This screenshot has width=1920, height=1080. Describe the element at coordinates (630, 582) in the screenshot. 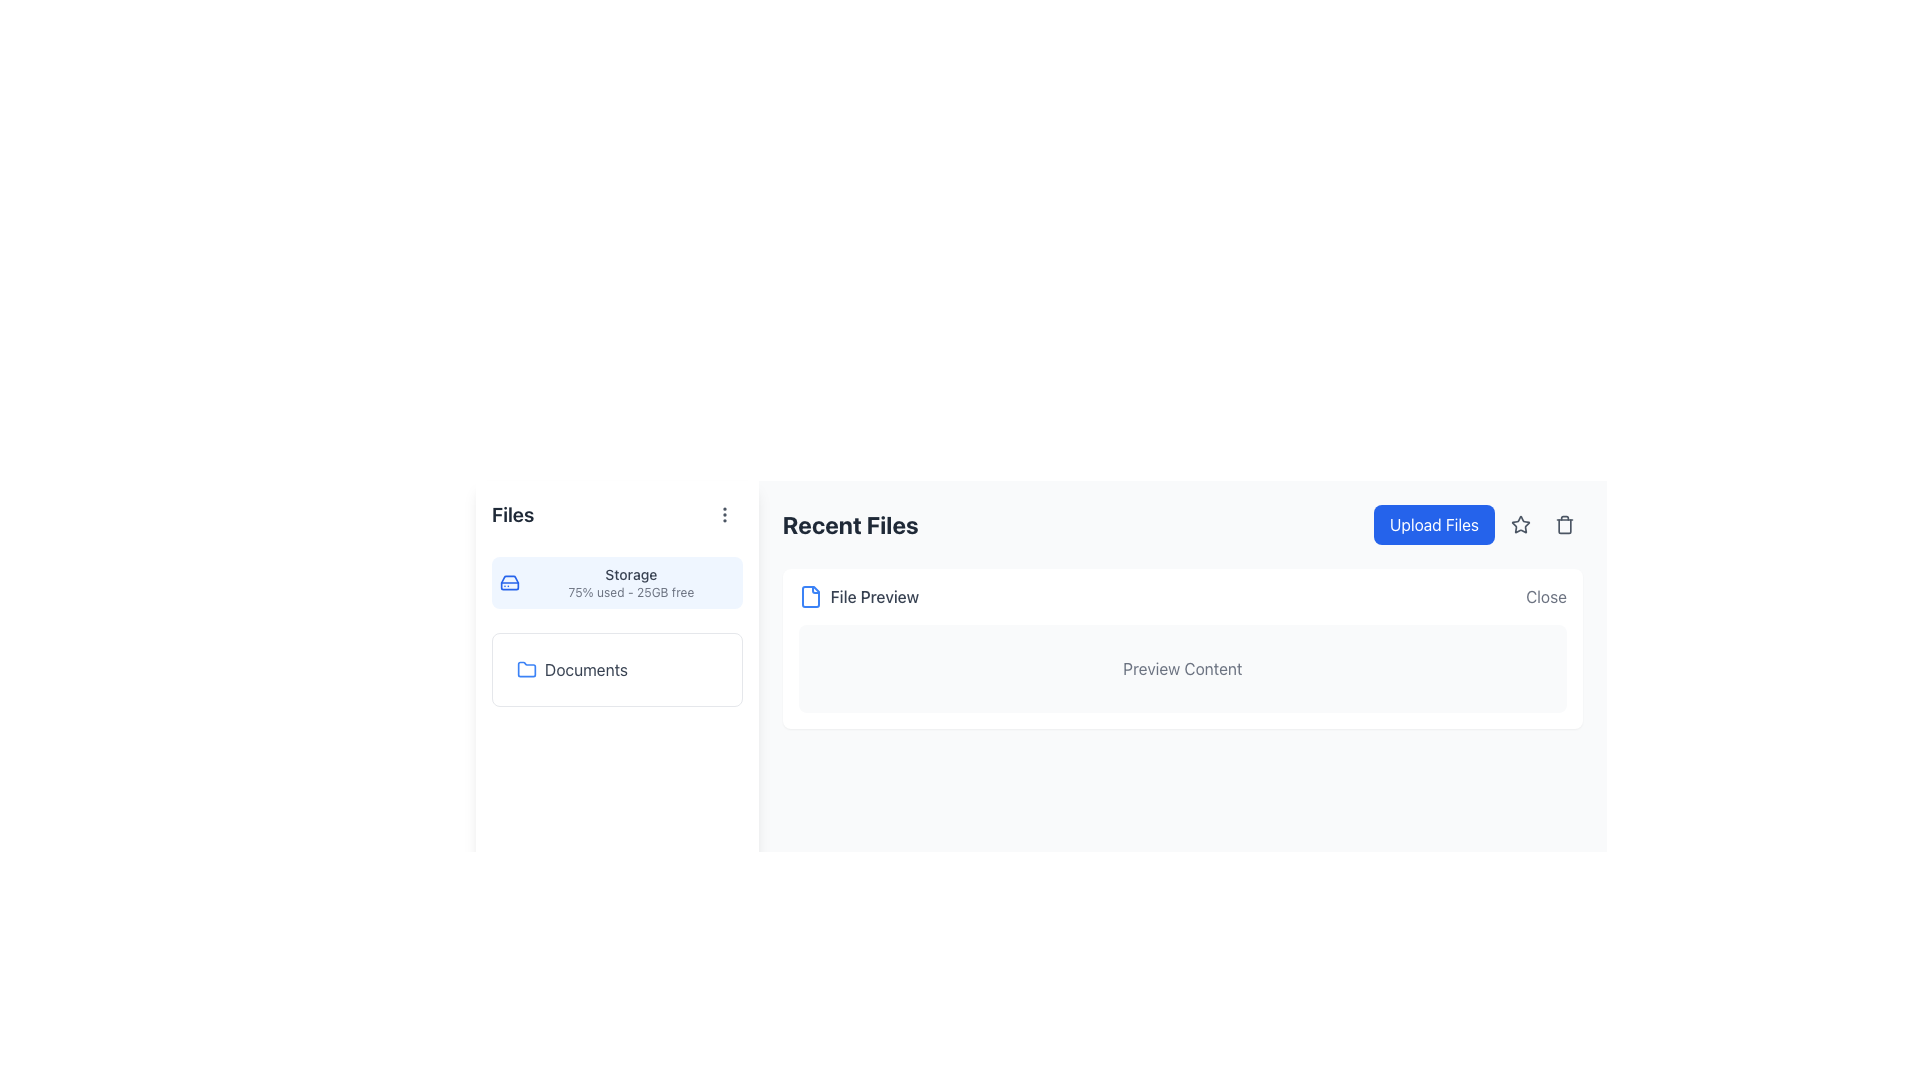

I see `the Text Display element that shows 'Storage' and '75% used - 25GB free'` at that location.